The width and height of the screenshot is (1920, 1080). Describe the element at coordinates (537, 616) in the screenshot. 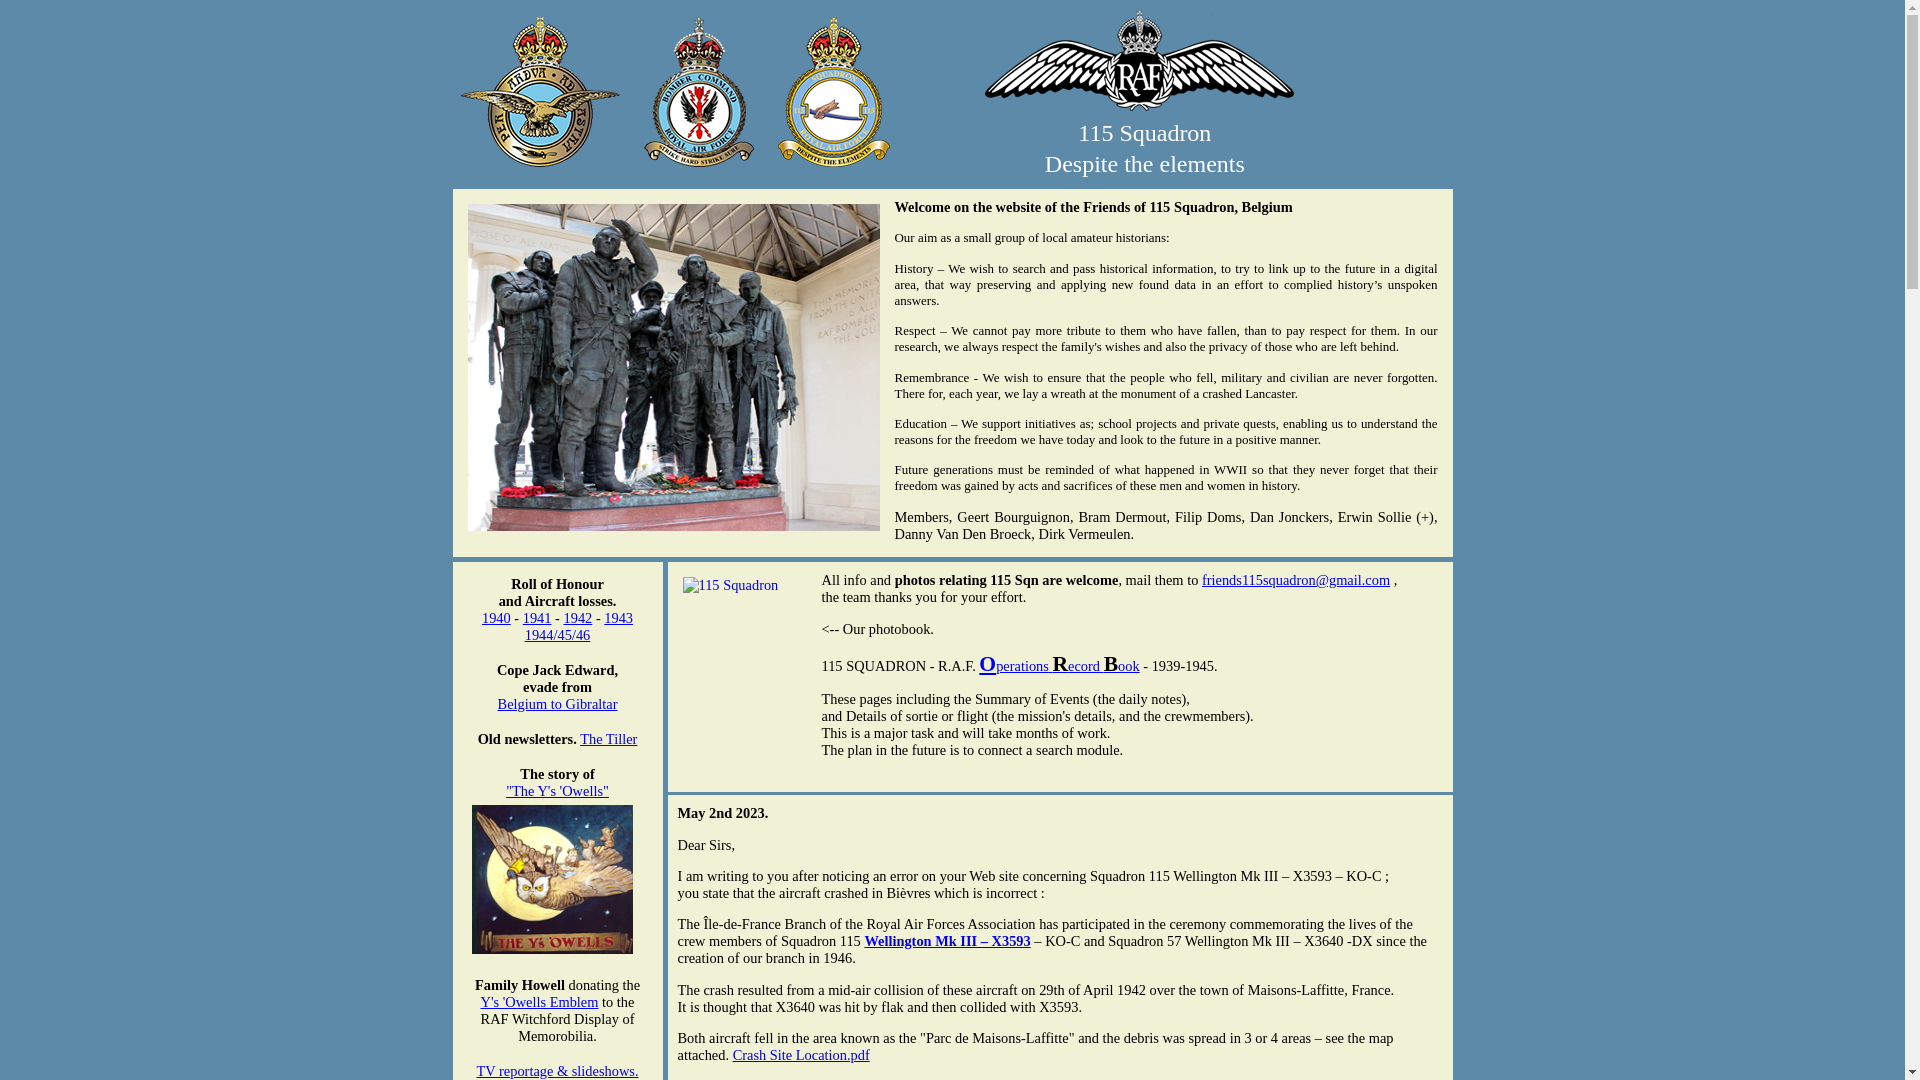

I see `'1941'` at that location.